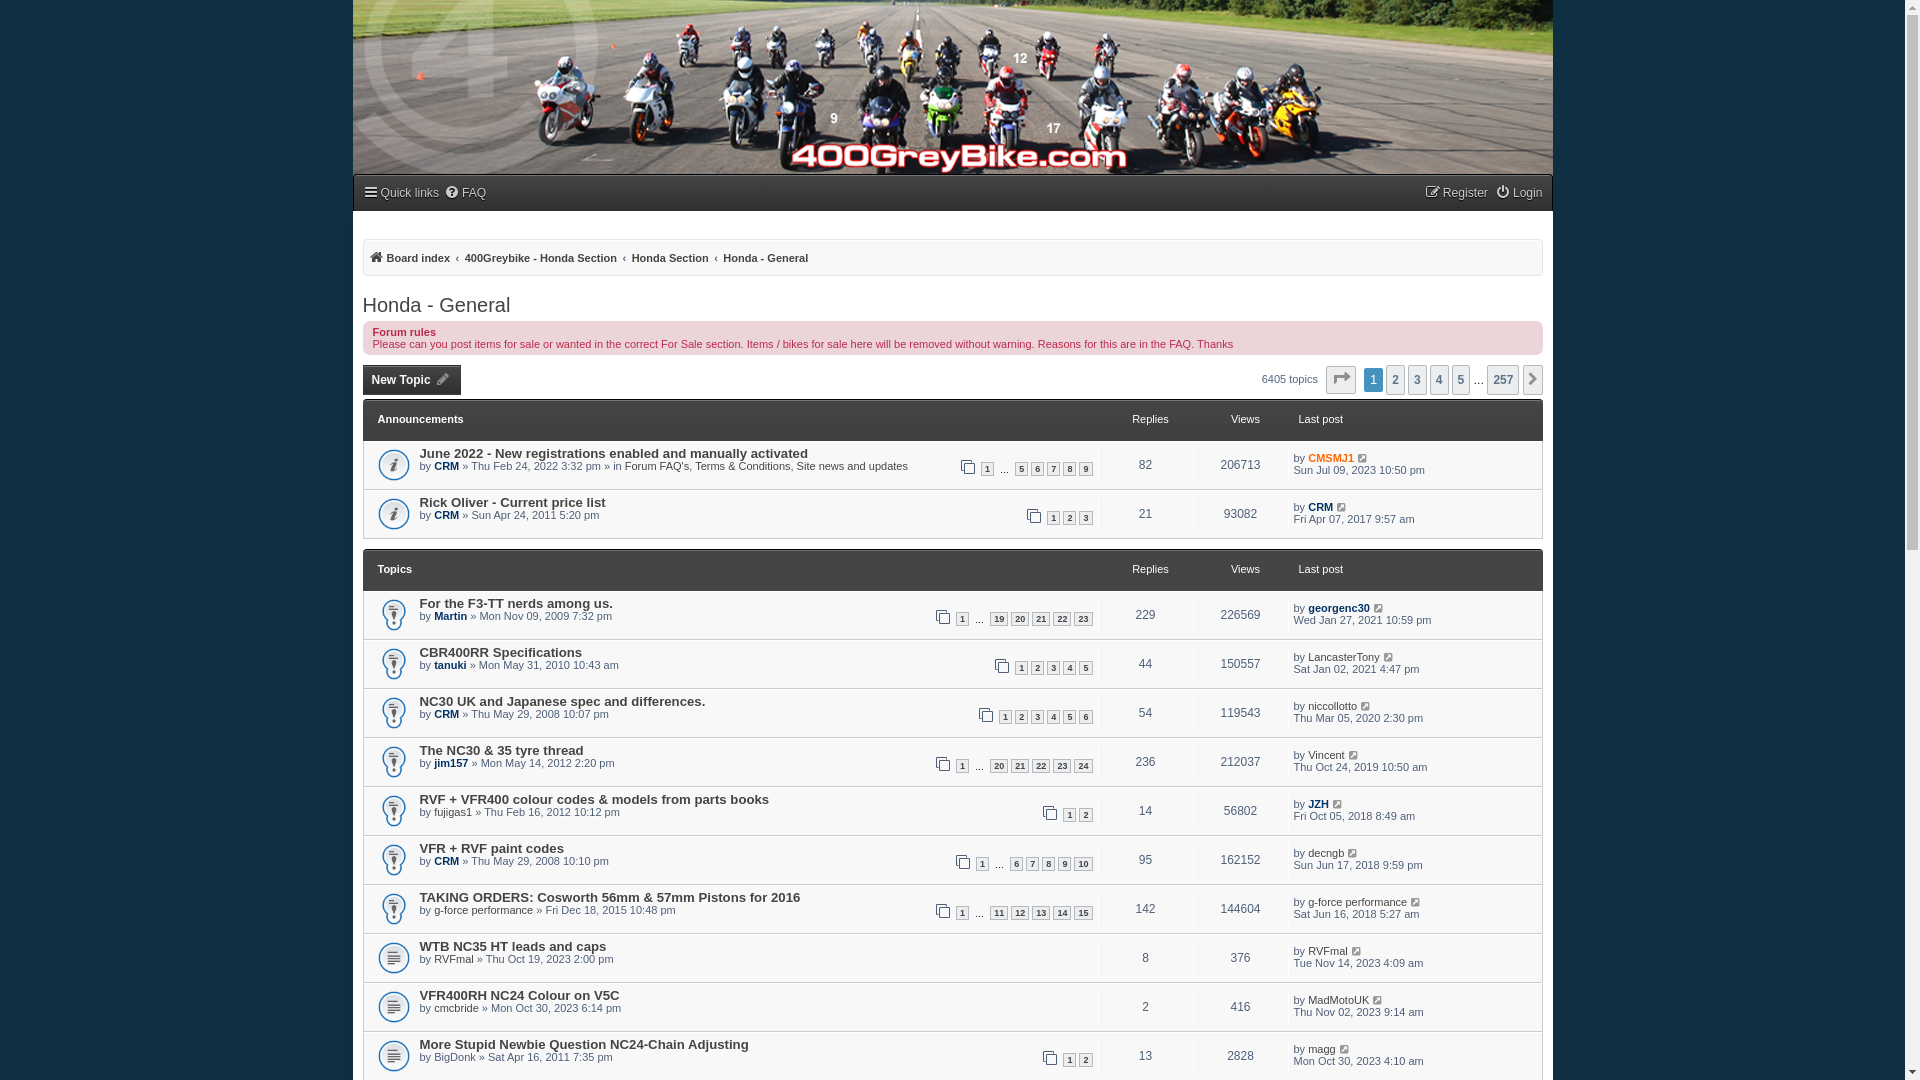  What do you see at coordinates (1082, 913) in the screenshot?
I see `'15'` at bounding box center [1082, 913].